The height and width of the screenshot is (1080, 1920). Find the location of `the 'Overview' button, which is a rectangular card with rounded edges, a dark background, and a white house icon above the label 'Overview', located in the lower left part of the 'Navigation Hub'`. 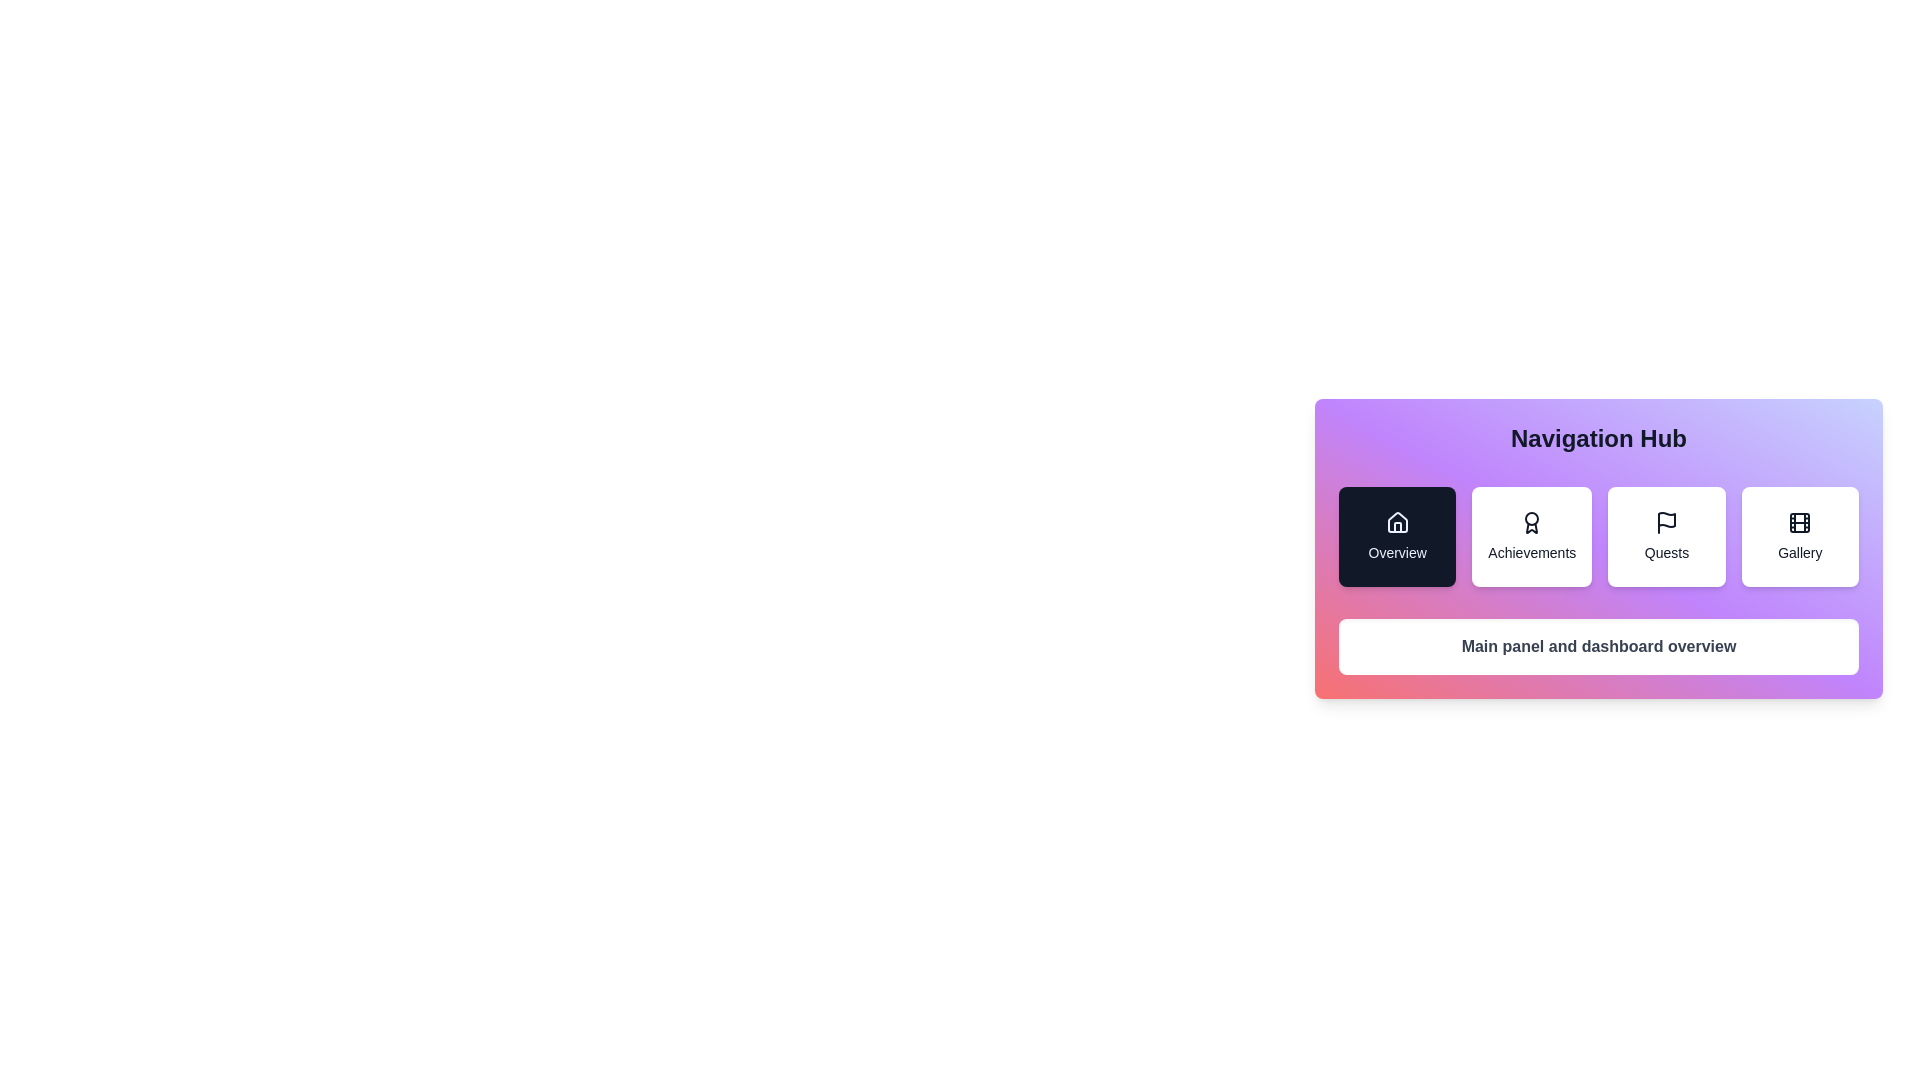

the 'Overview' button, which is a rectangular card with rounded edges, a dark background, and a white house icon above the label 'Overview', located in the lower left part of the 'Navigation Hub' is located at coordinates (1395, 535).